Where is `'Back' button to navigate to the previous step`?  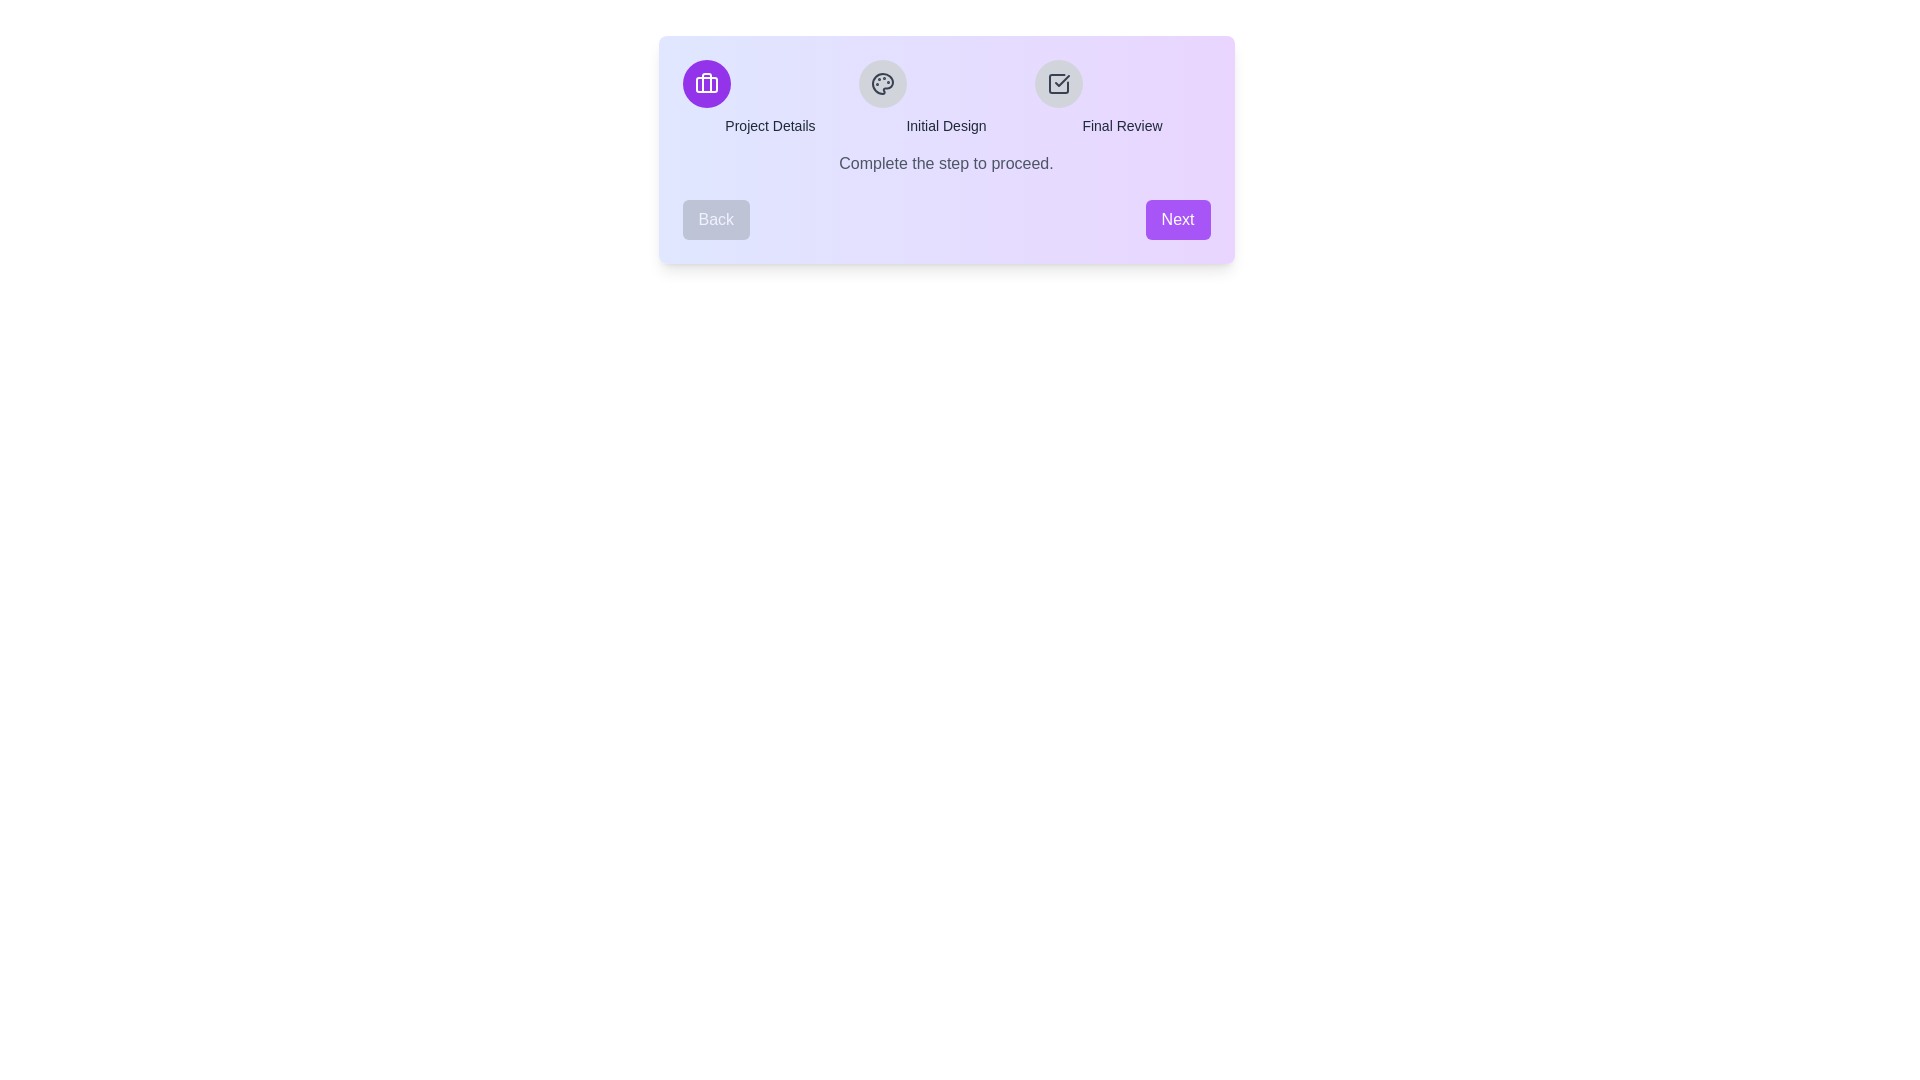 'Back' button to navigate to the previous step is located at coordinates (716, 219).